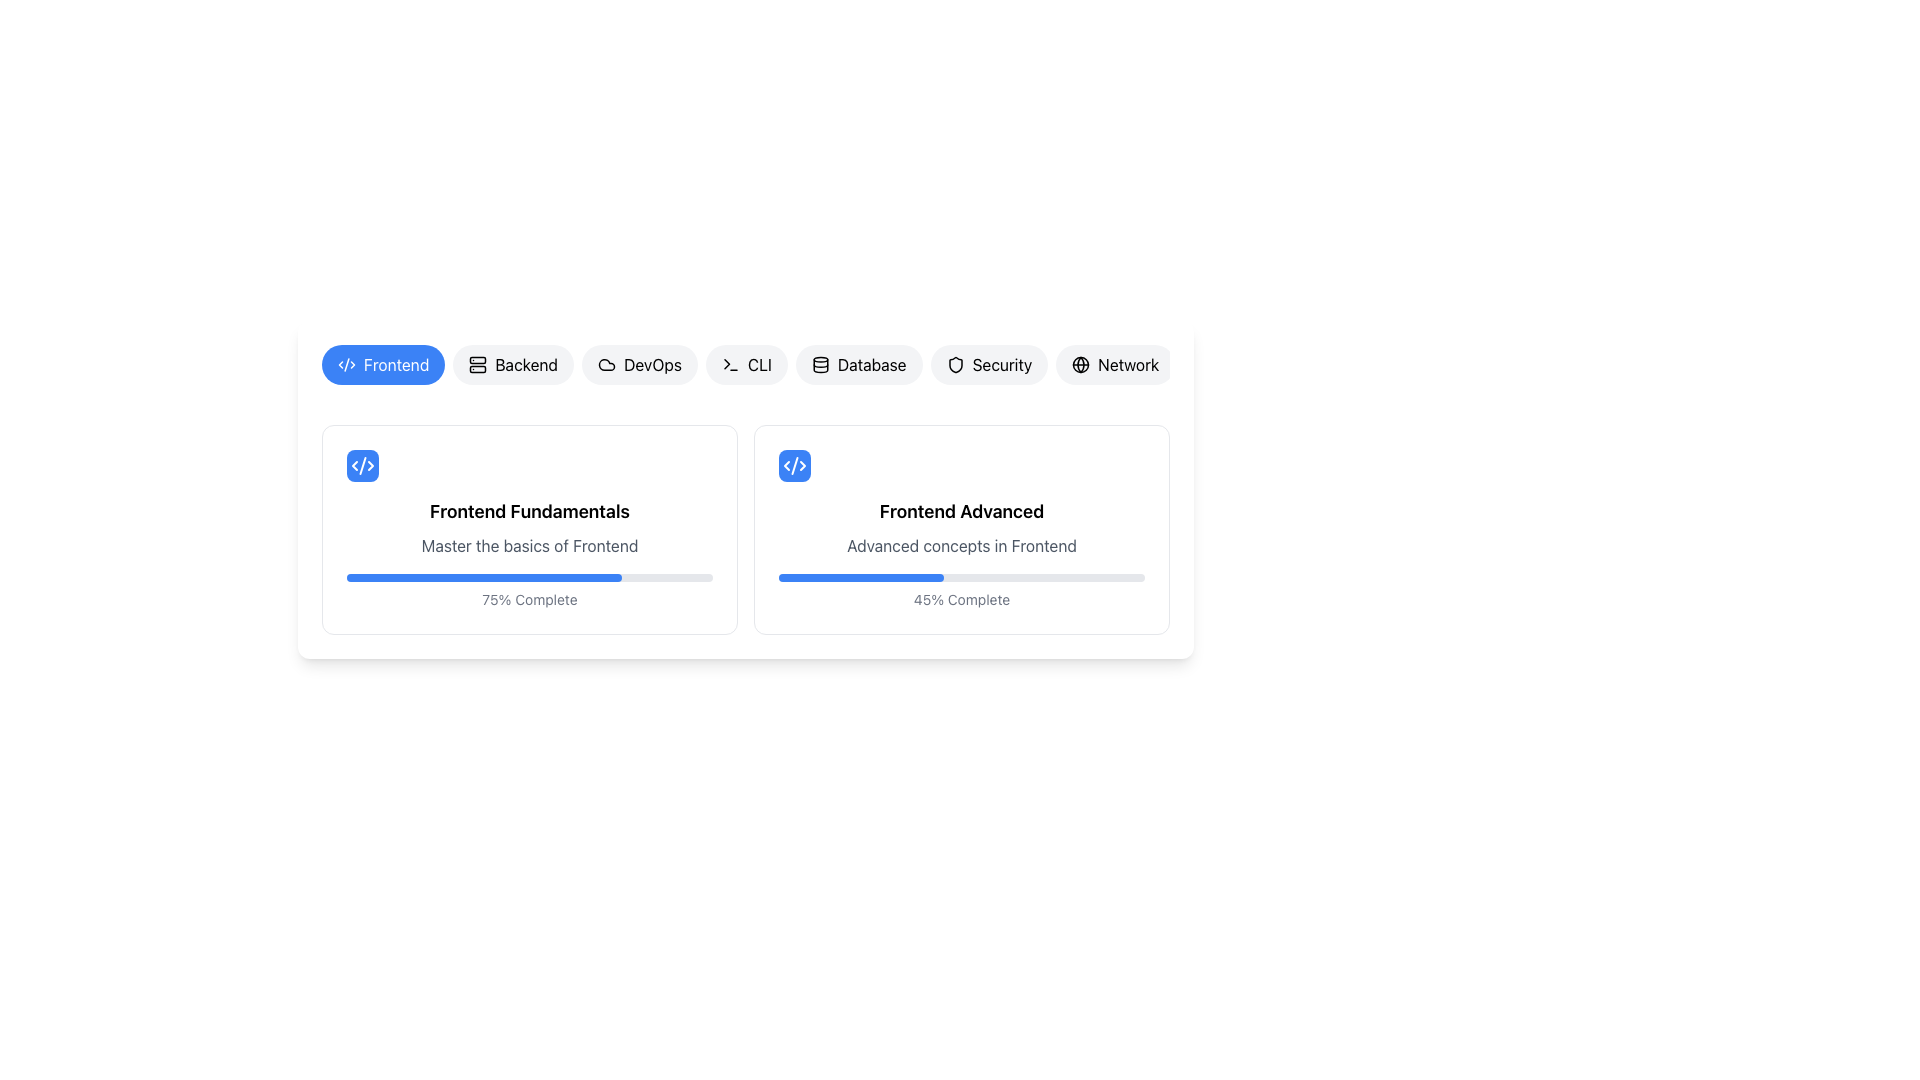 This screenshot has width=1920, height=1080. What do you see at coordinates (513, 365) in the screenshot?
I see `the 'Backend' button, which is a rounded rectangular button with a light gray background and features an icon resembling a server stack on the left and the text 'Backend' in black on the right` at bounding box center [513, 365].